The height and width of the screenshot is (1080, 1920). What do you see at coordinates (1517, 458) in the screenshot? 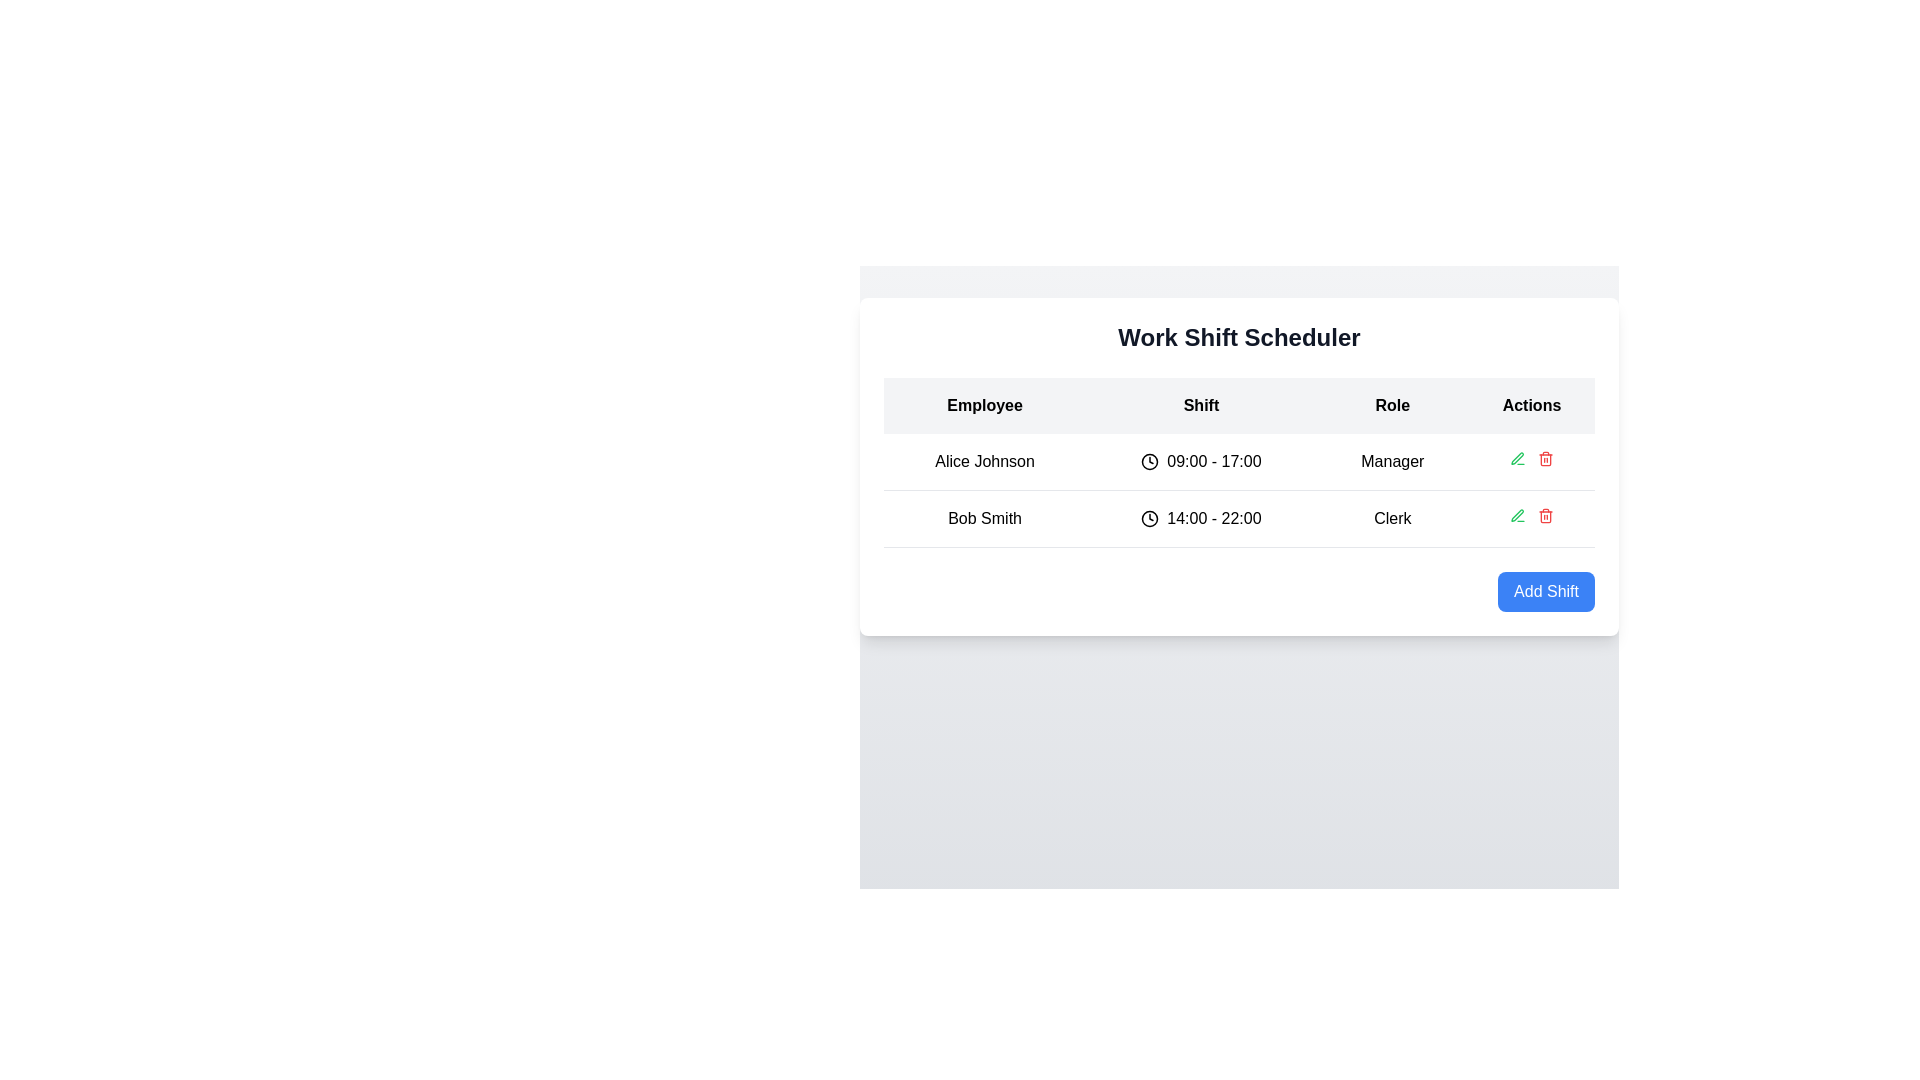
I see `the pen icon in the second row of the data table under the 'Actions' column` at bounding box center [1517, 458].